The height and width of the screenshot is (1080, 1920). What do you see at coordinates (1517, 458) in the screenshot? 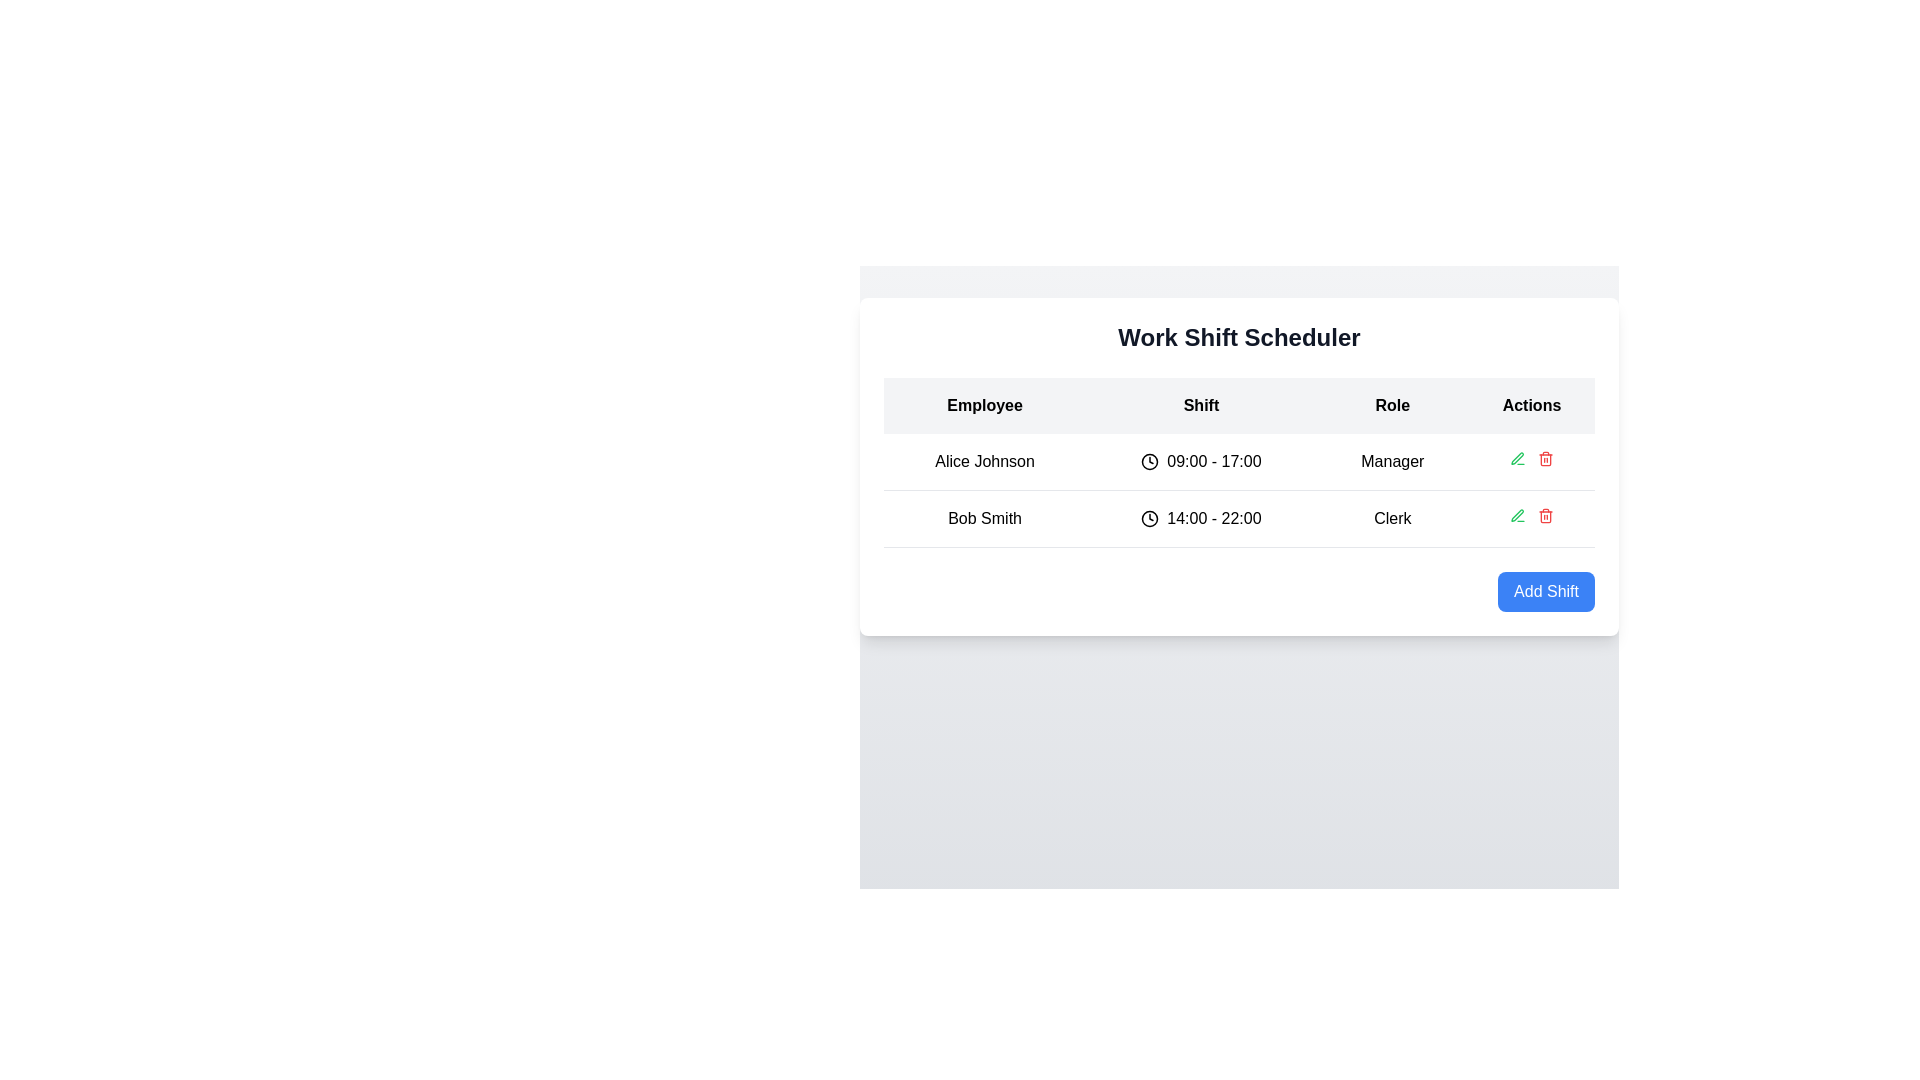
I see `the pen icon in the second row of the data table under the 'Actions' column` at bounding box center [1517, 458].